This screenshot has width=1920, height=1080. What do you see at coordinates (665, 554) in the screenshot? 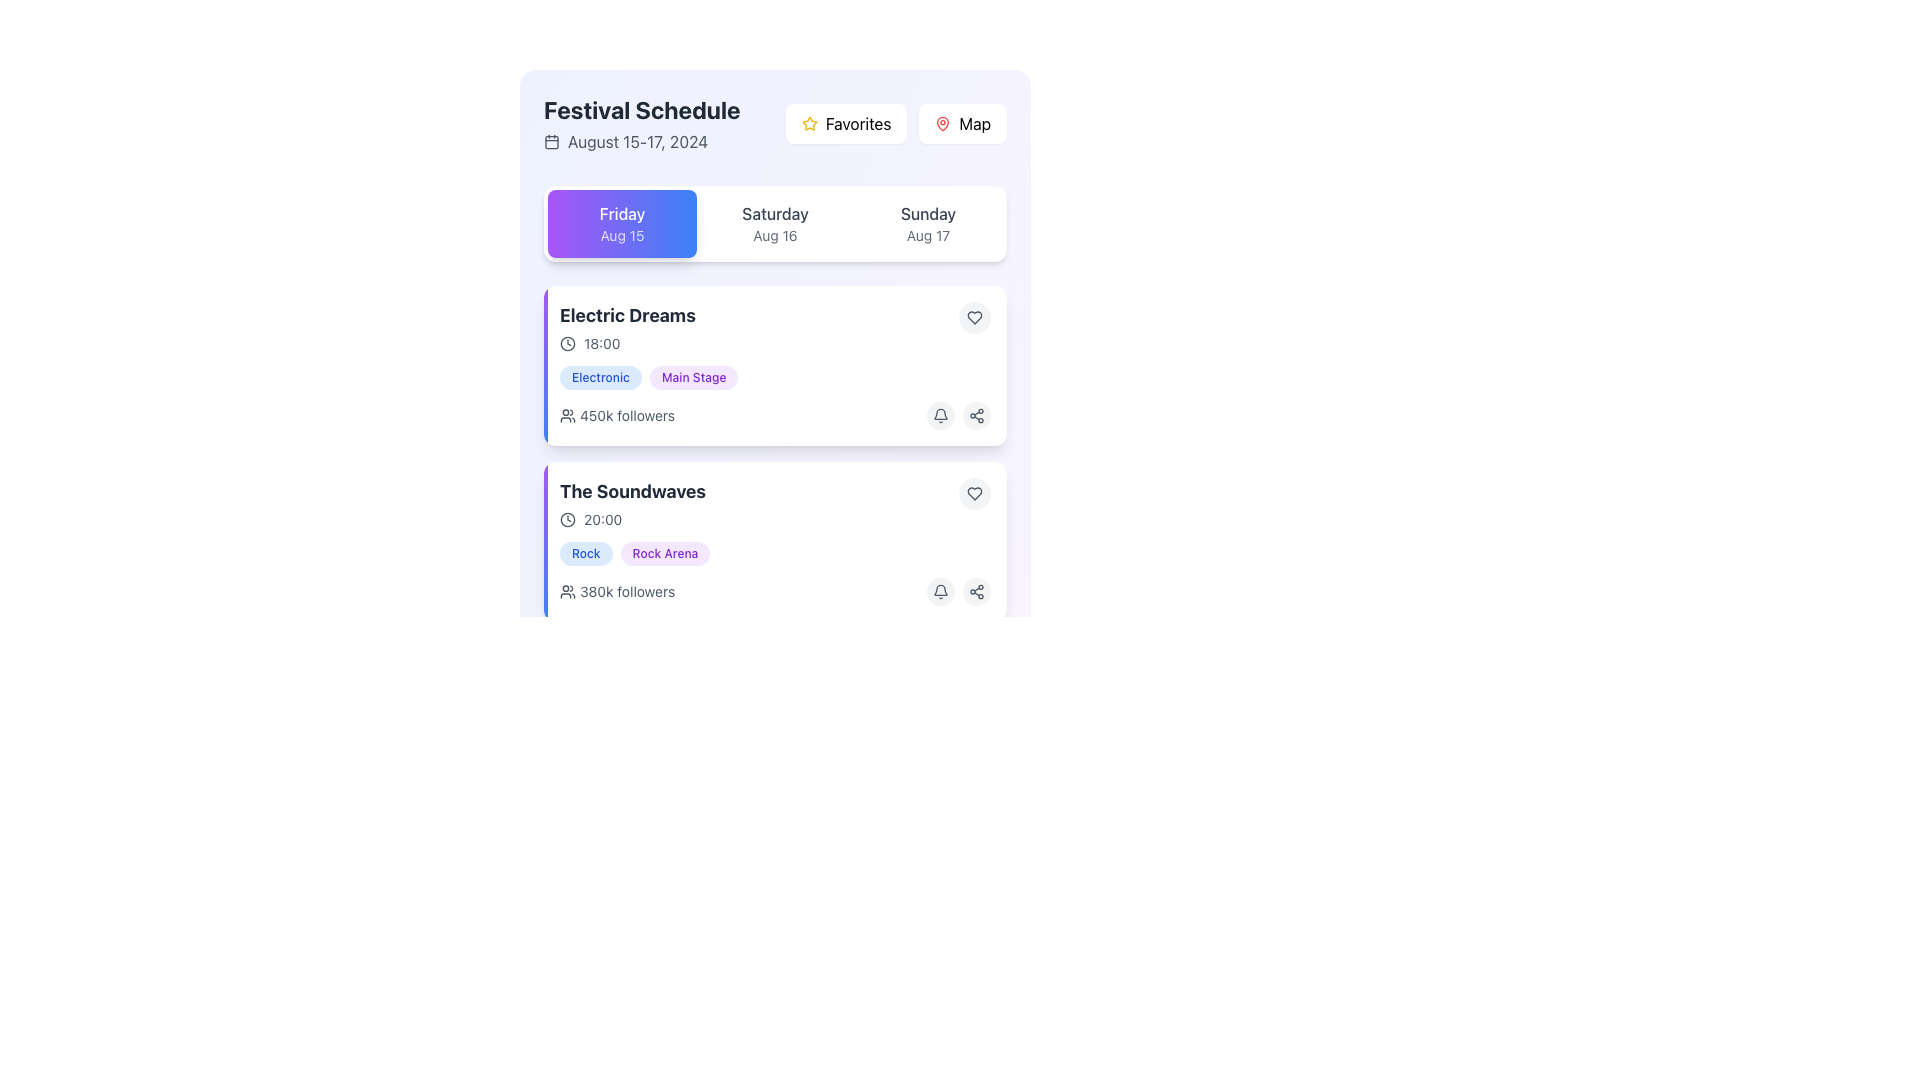
I see `the capsule-shaped label with light purple background and darker purple text displaying 'Rock Arena', positioned on the right side of the label 'Rock' in the event information section for 'The Soundwaves'` at bounding box center [665, 554].